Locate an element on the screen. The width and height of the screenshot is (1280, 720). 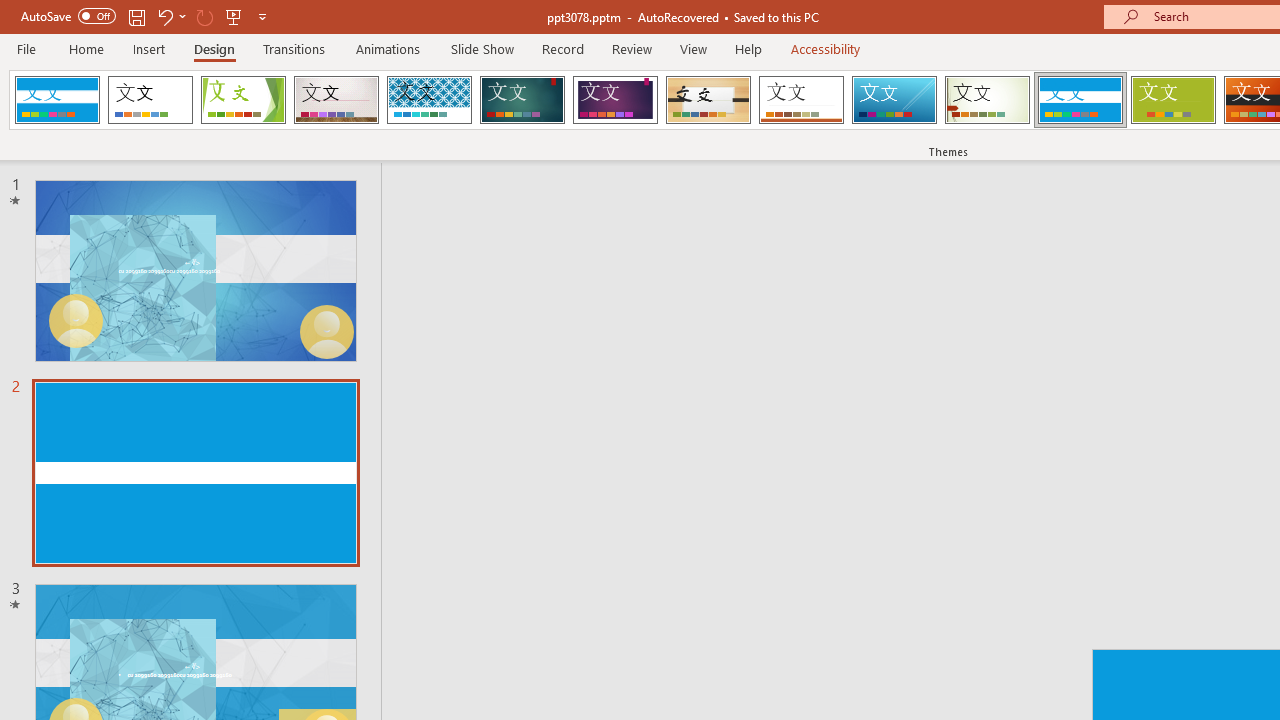
'Ion' is located at coordinates (522, 100).